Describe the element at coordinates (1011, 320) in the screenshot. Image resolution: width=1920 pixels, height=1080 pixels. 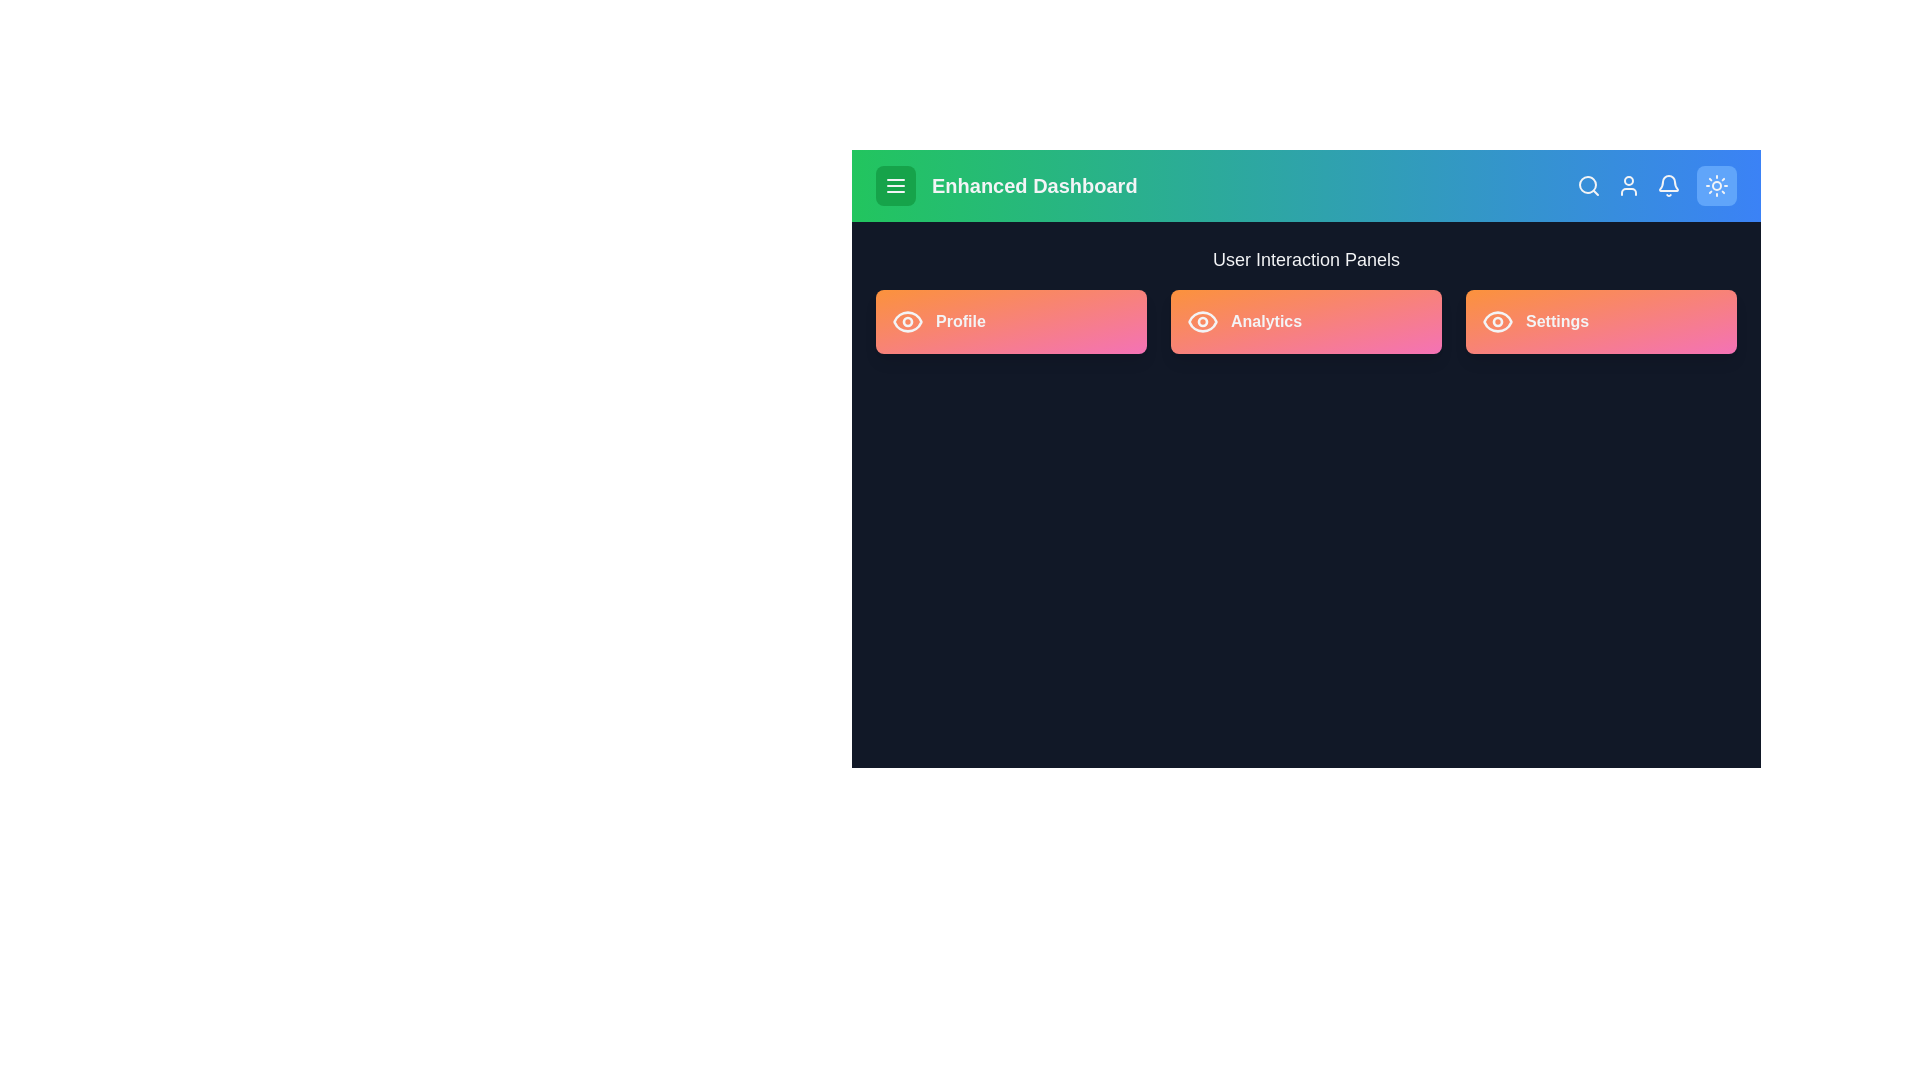
I see `the 'Profile' panel to interact with it` at that location.